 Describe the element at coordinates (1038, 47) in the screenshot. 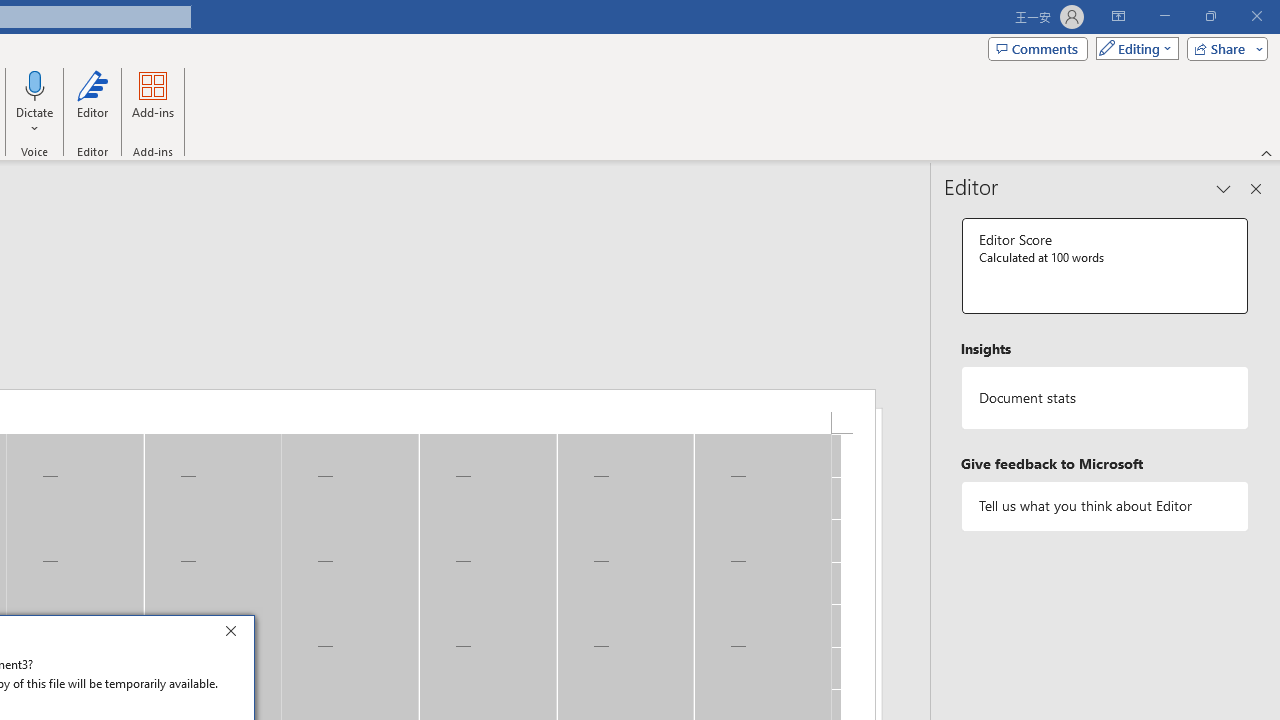

I see `'Comments'` at that location.